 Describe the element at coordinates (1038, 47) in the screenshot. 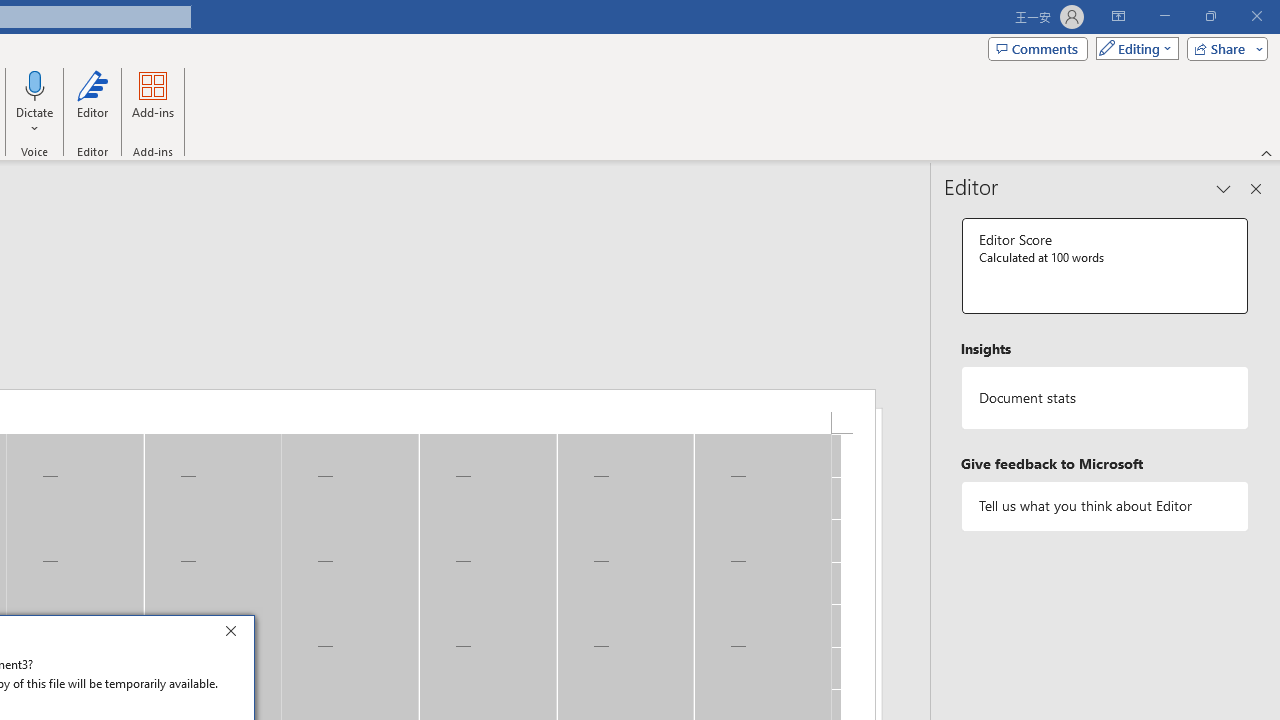

I see `'Comments'` at that location.